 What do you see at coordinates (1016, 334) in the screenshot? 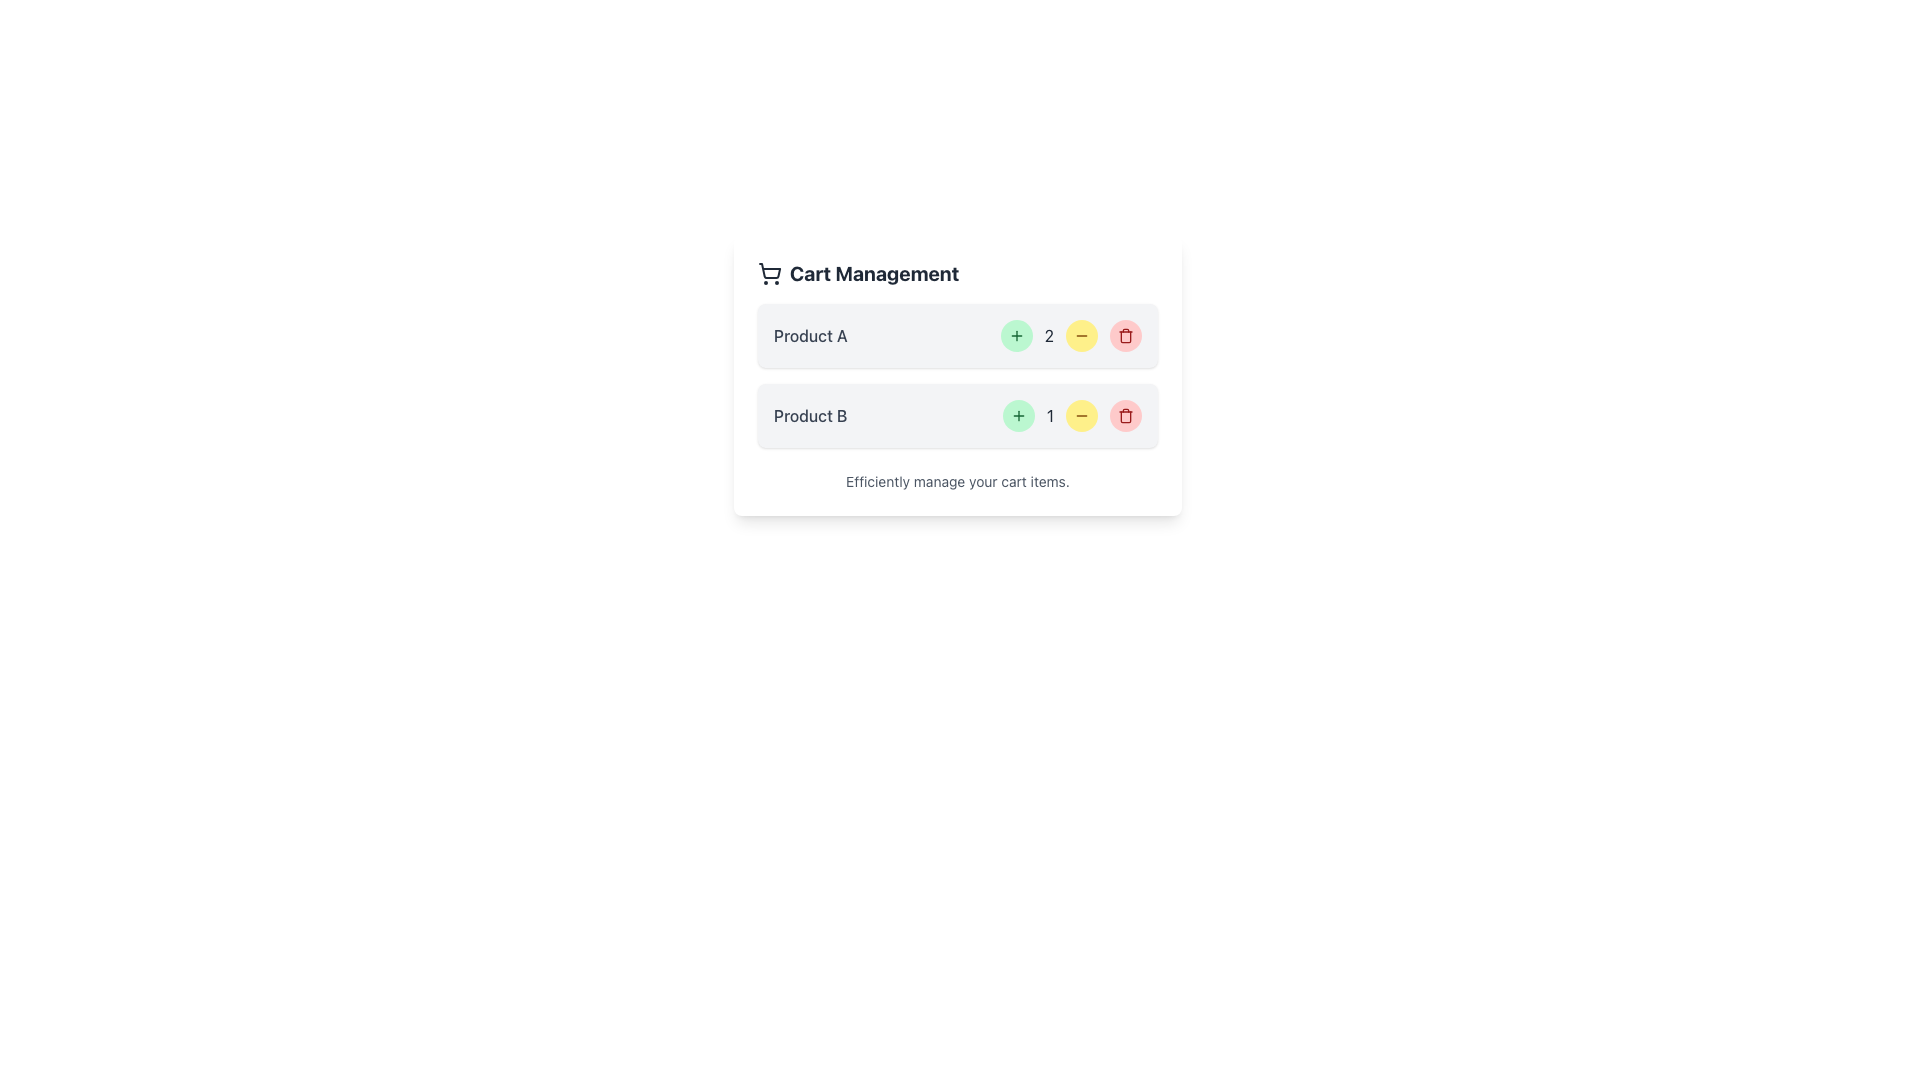
I see `the increment button for 'Product A' to increase its quantity in the cart, which is positioned to the left of the yellow minus button and to the right of the quantity display '2'` at bounding box center [1016, 334].